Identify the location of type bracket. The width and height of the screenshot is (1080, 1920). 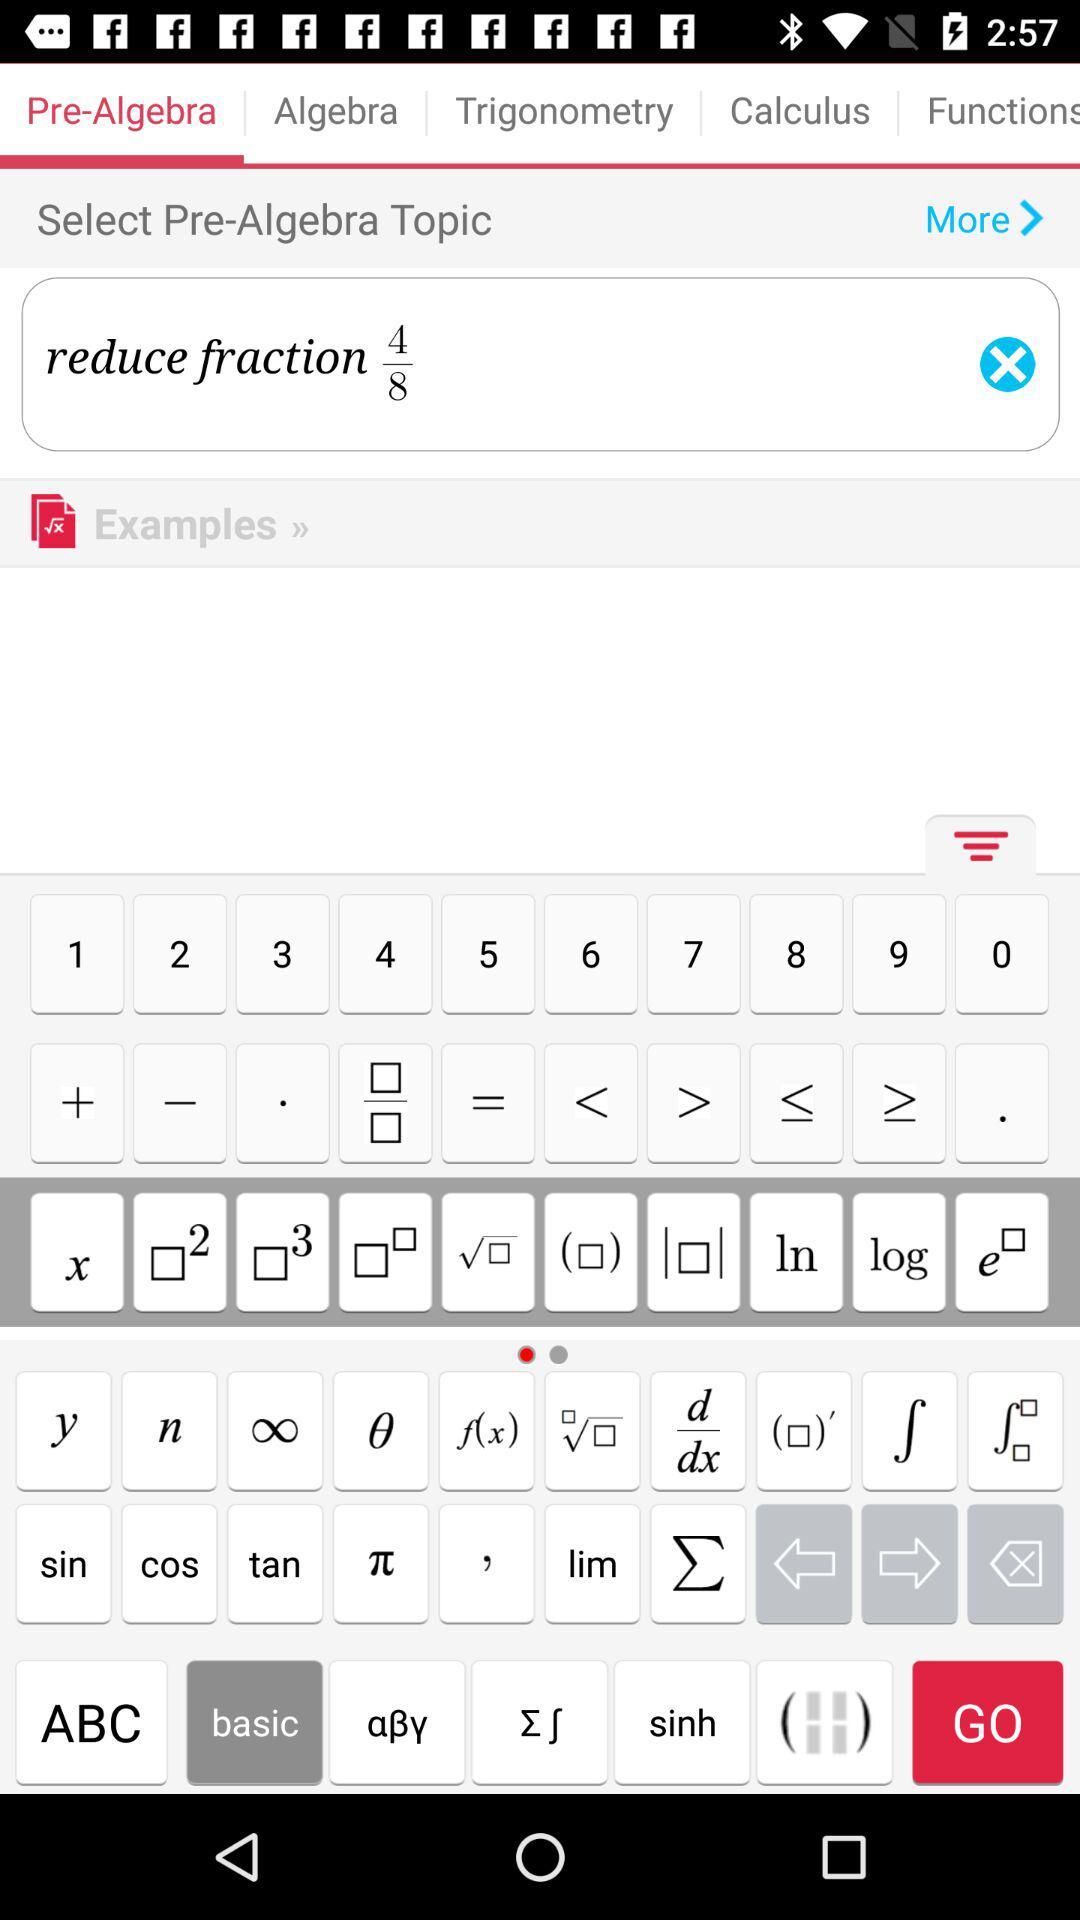
(909, 1429).